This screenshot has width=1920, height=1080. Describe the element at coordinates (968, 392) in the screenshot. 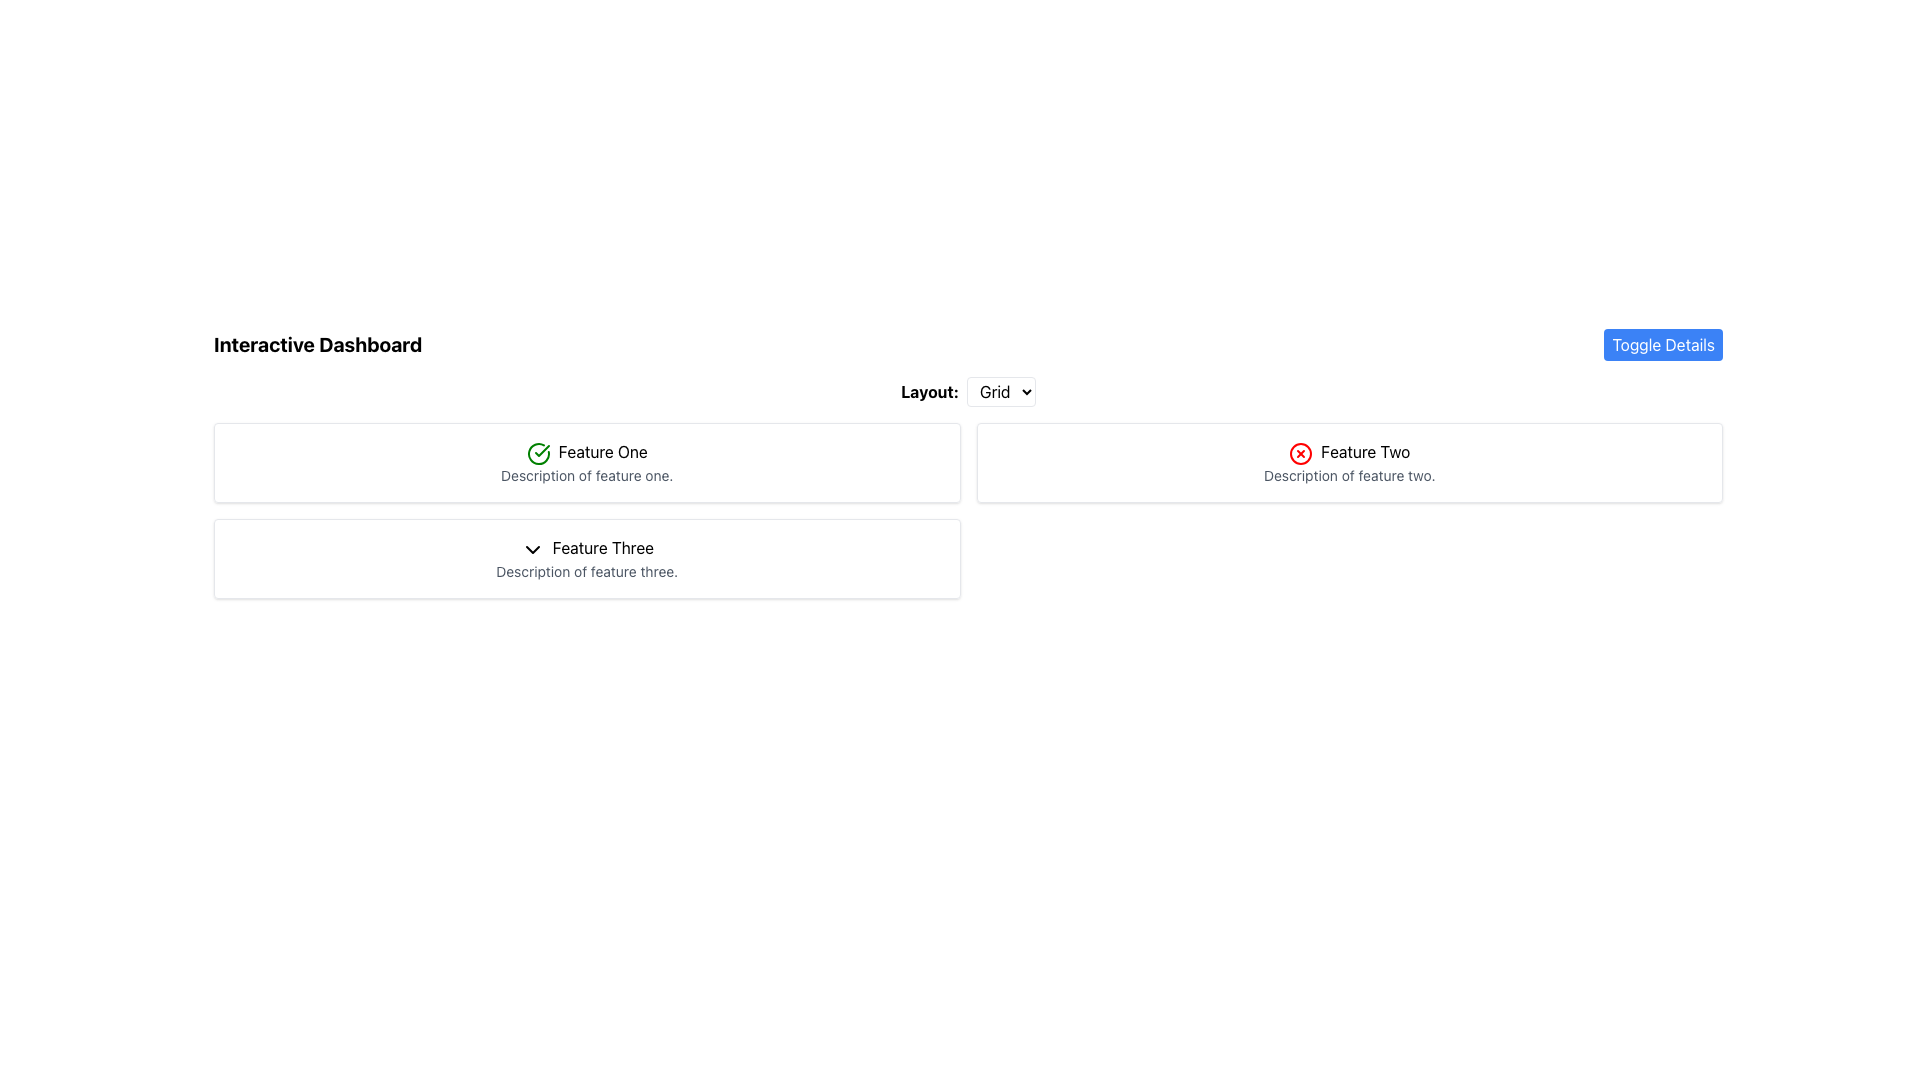

I see `the text element displaying 'Layout: GridList' which is bolded and positioned above a grid display of features` at that location.